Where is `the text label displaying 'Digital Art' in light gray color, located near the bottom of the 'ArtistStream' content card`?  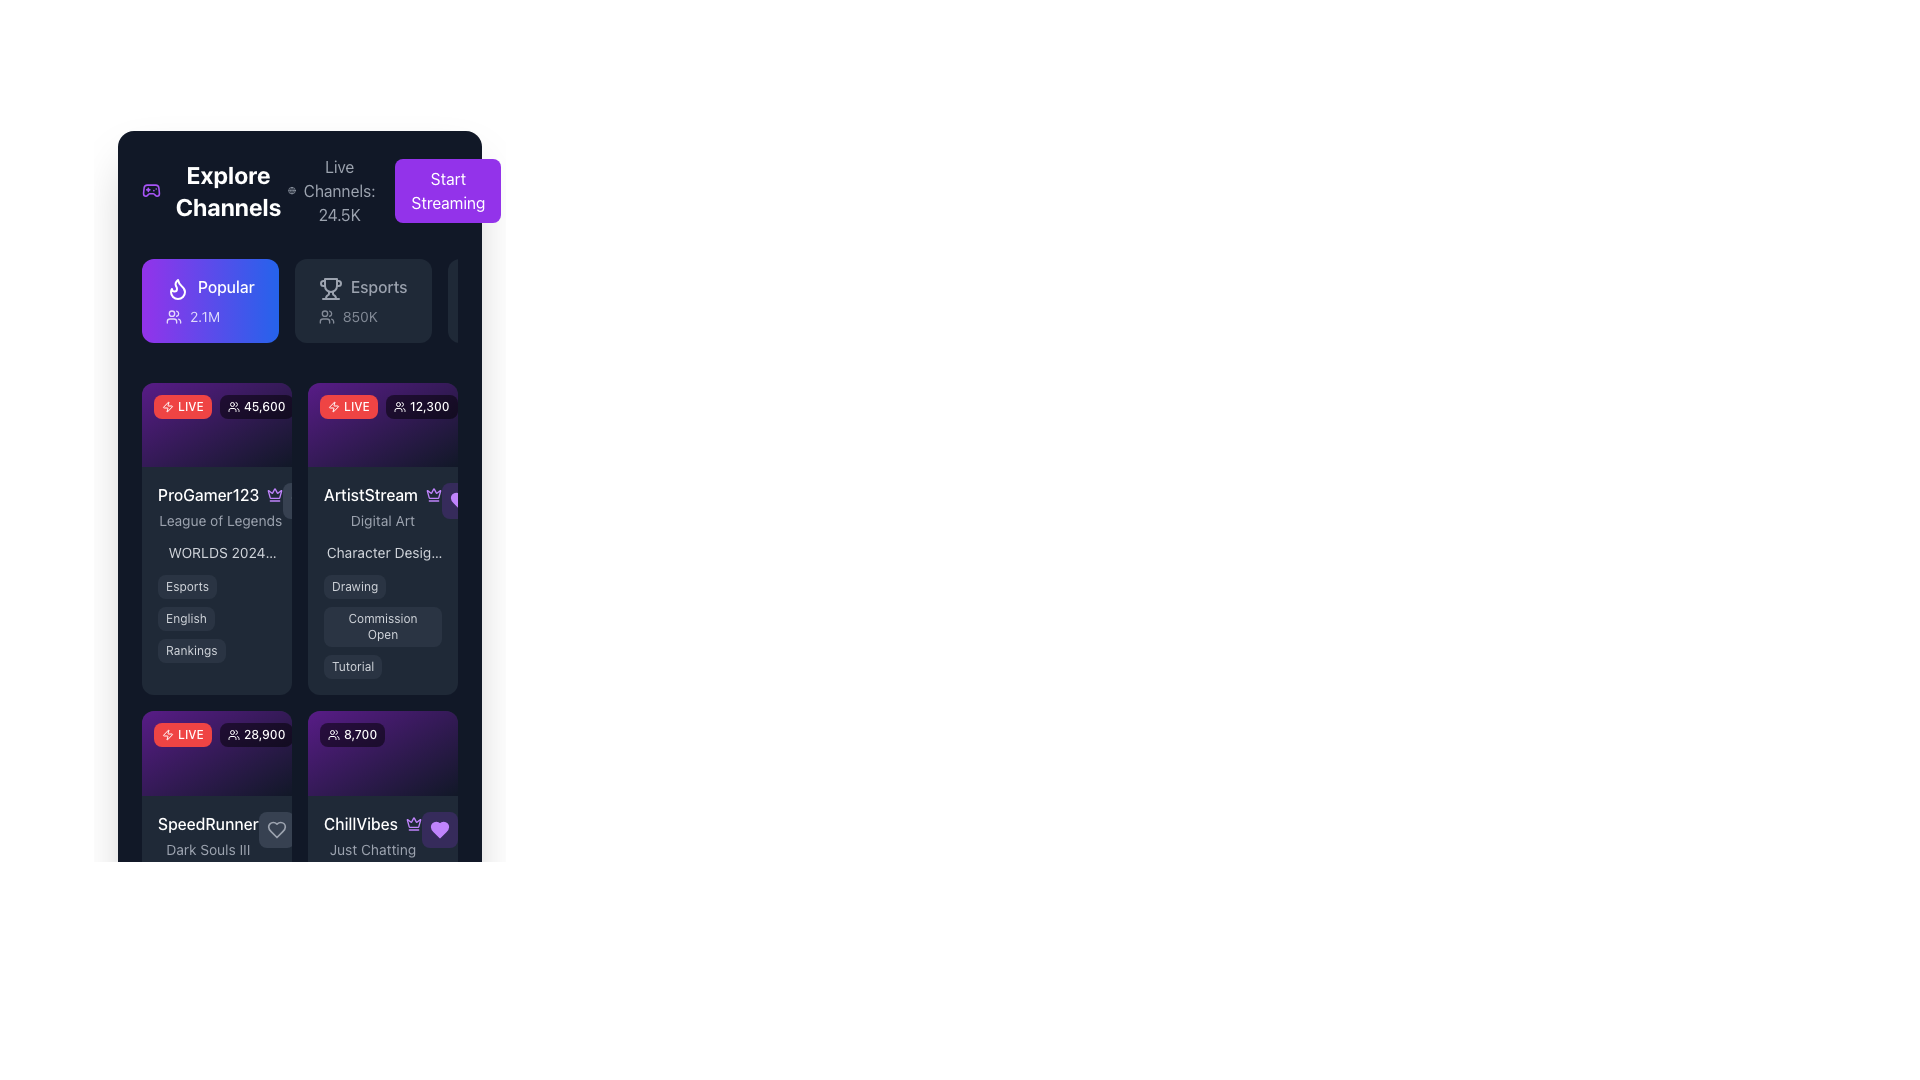 the text label displaying 'Digital Art' in light gray color, located near the bottom of the 'ArtistStream' content card is located at coordinates (383, 520).